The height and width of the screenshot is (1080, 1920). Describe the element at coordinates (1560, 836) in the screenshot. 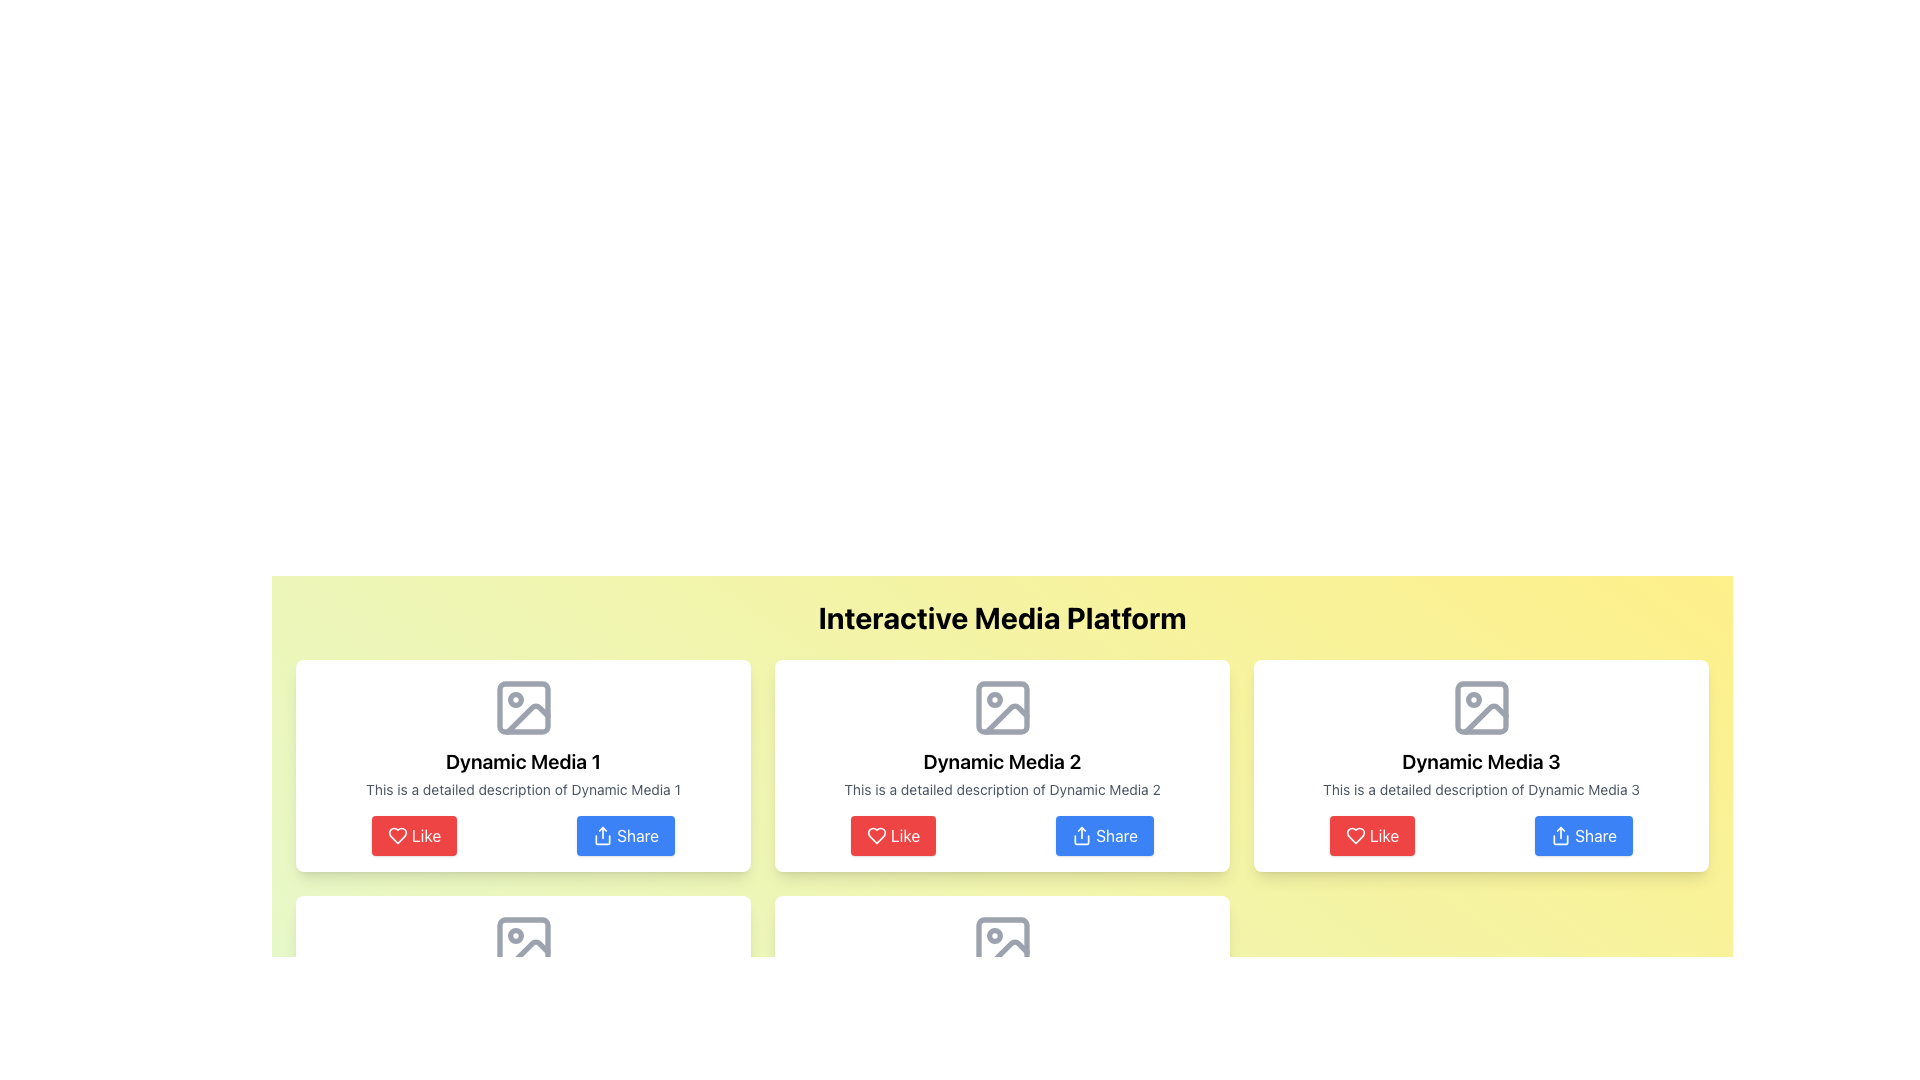

I see `the blue sharing icon located within the 'Share' button of the third card titled 'Dynamic Media 3'` at that location.